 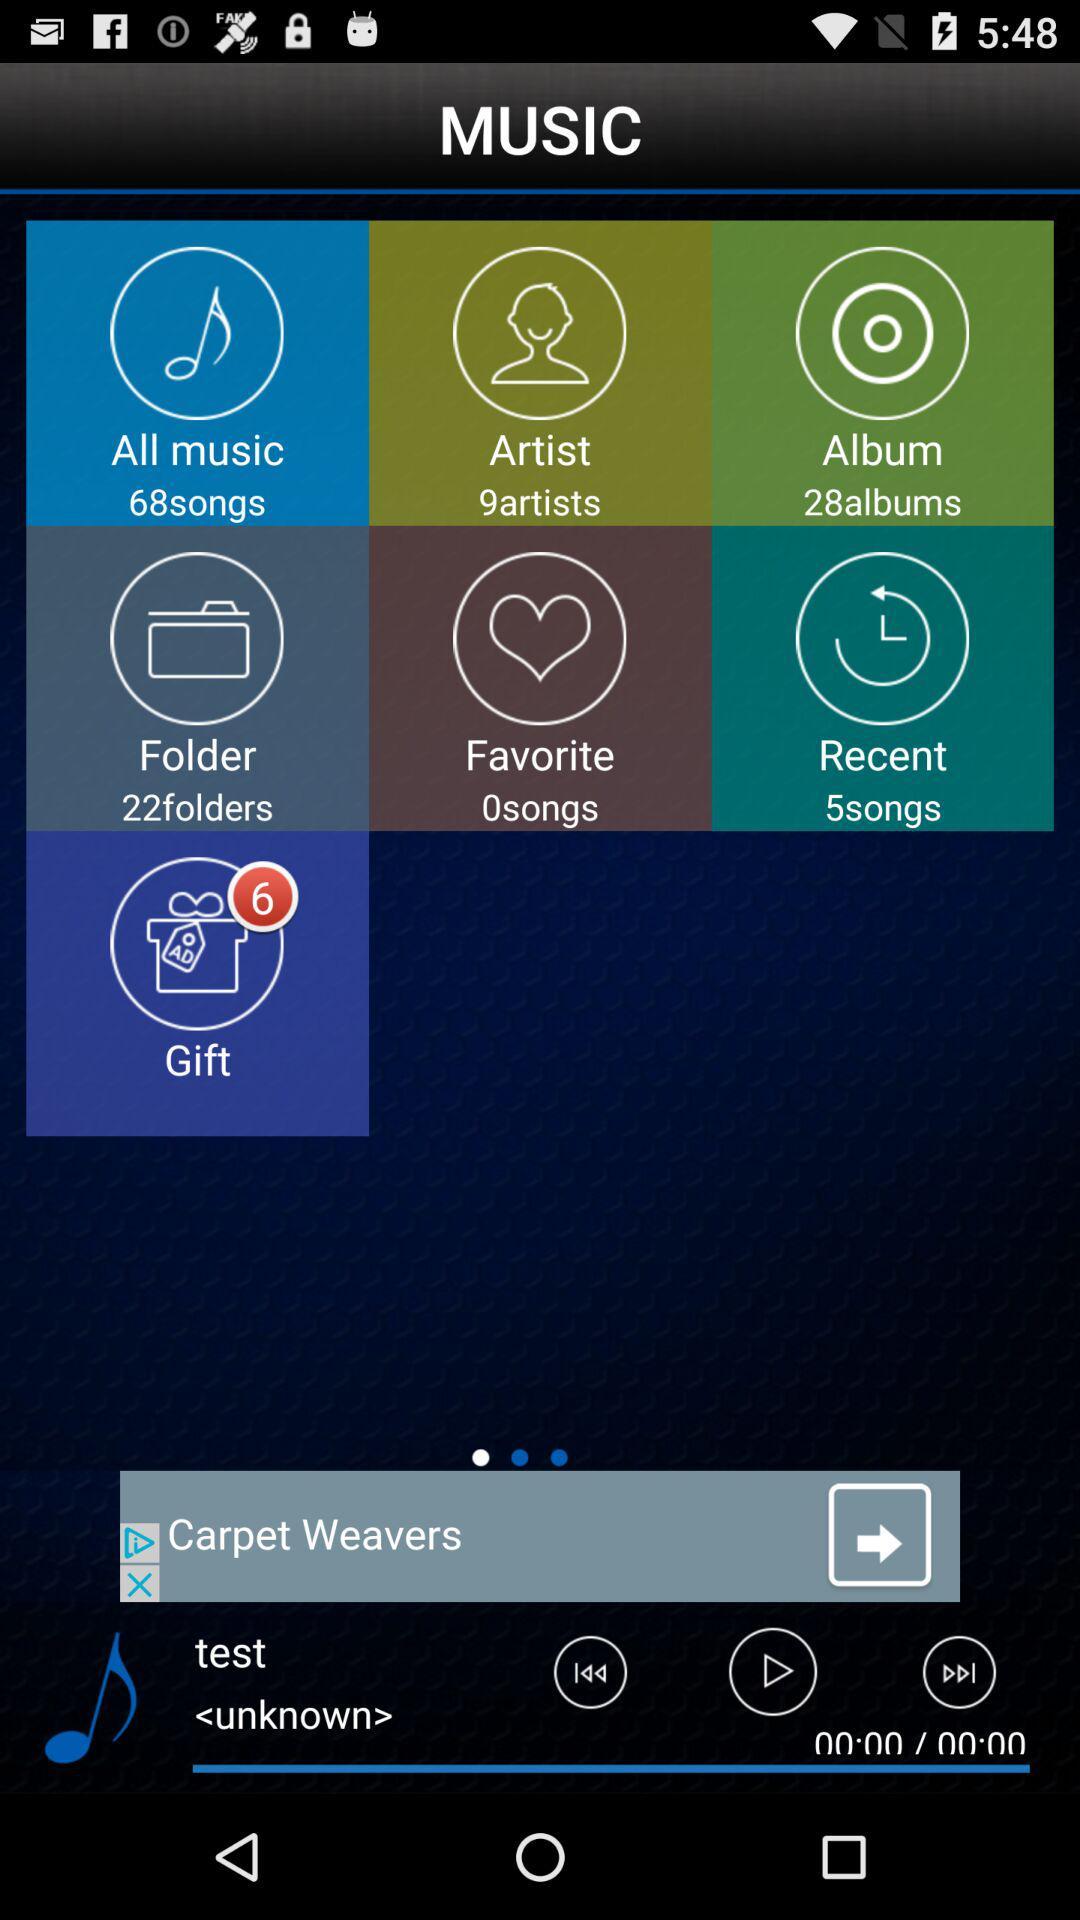 I want to click on the skip_previous icon, so click(x=575, y=1799).